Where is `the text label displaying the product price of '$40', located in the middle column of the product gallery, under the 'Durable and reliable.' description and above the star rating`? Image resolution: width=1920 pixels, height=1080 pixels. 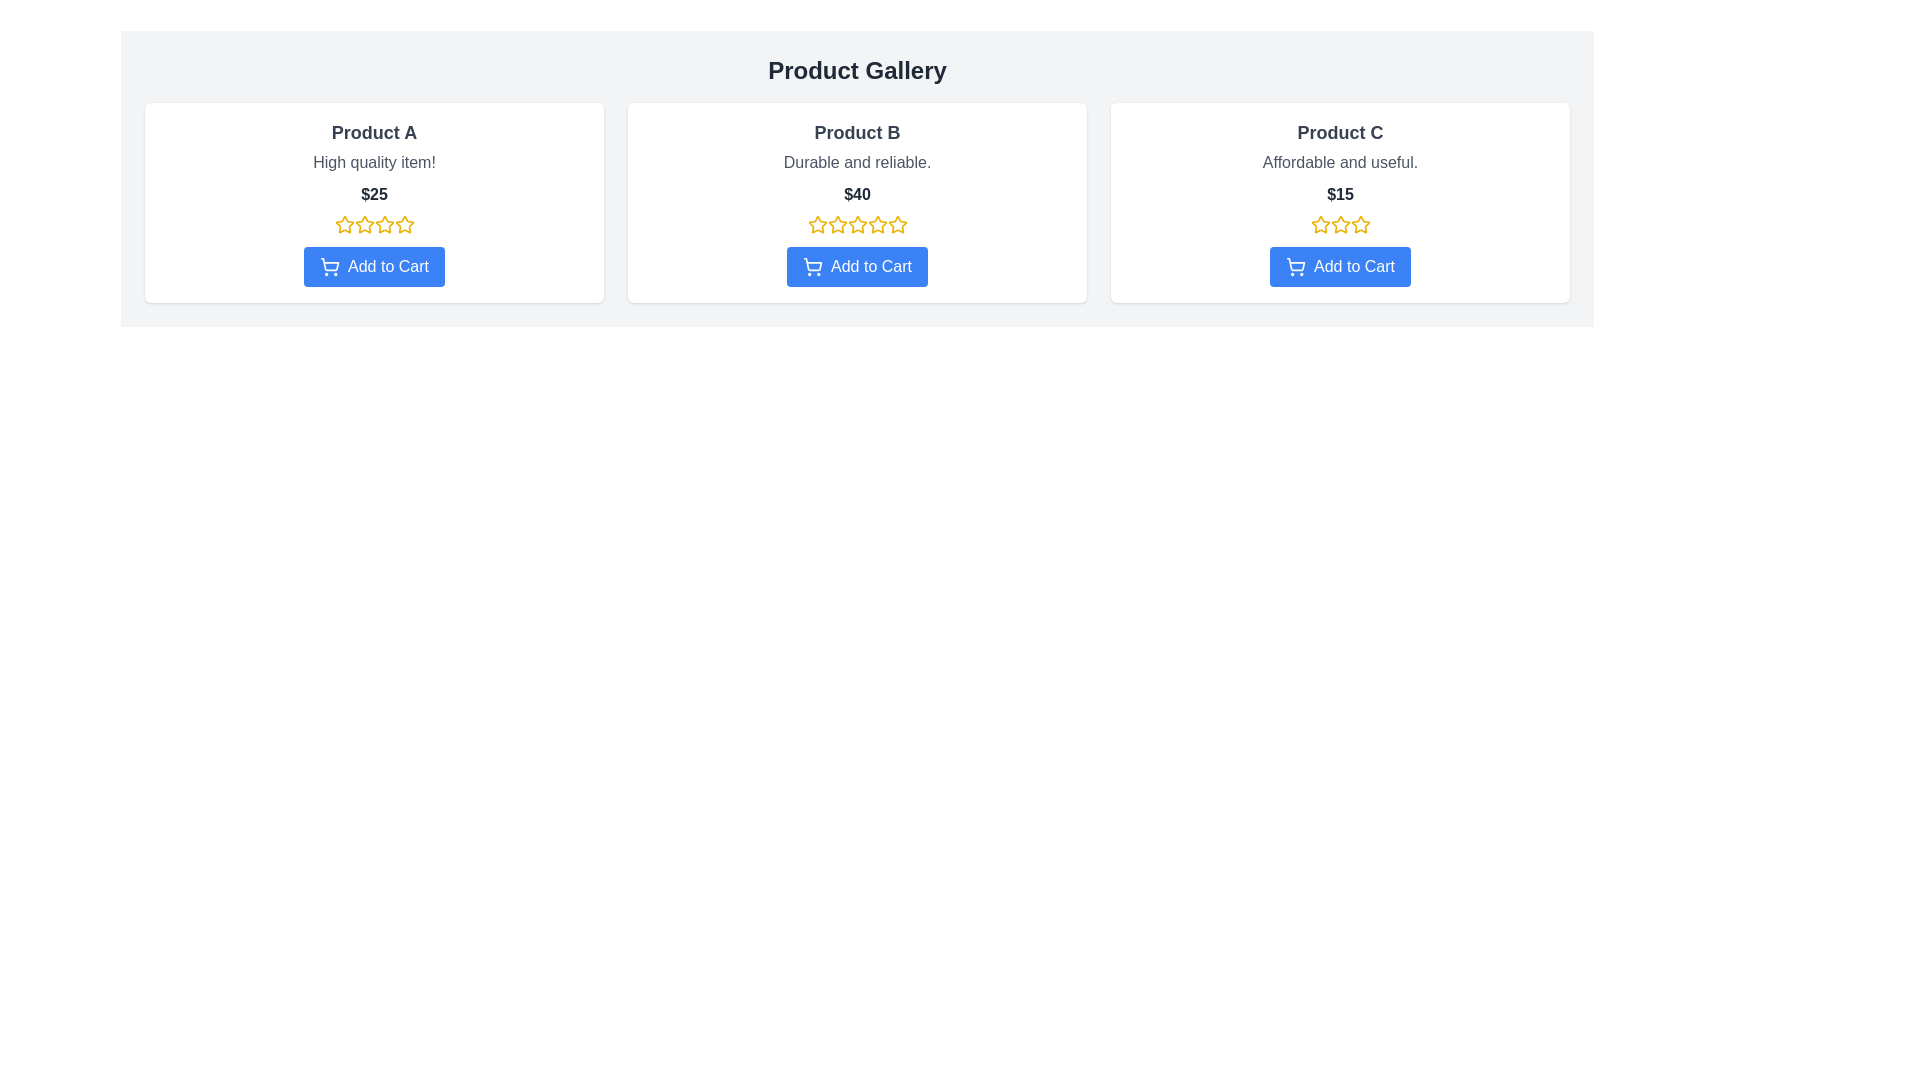
the text label displaying the product price of '$40', located in the middle column of the product gallery, under the 'Durable and reliable.' description and above the star rating is located at coordinates (857, 195).